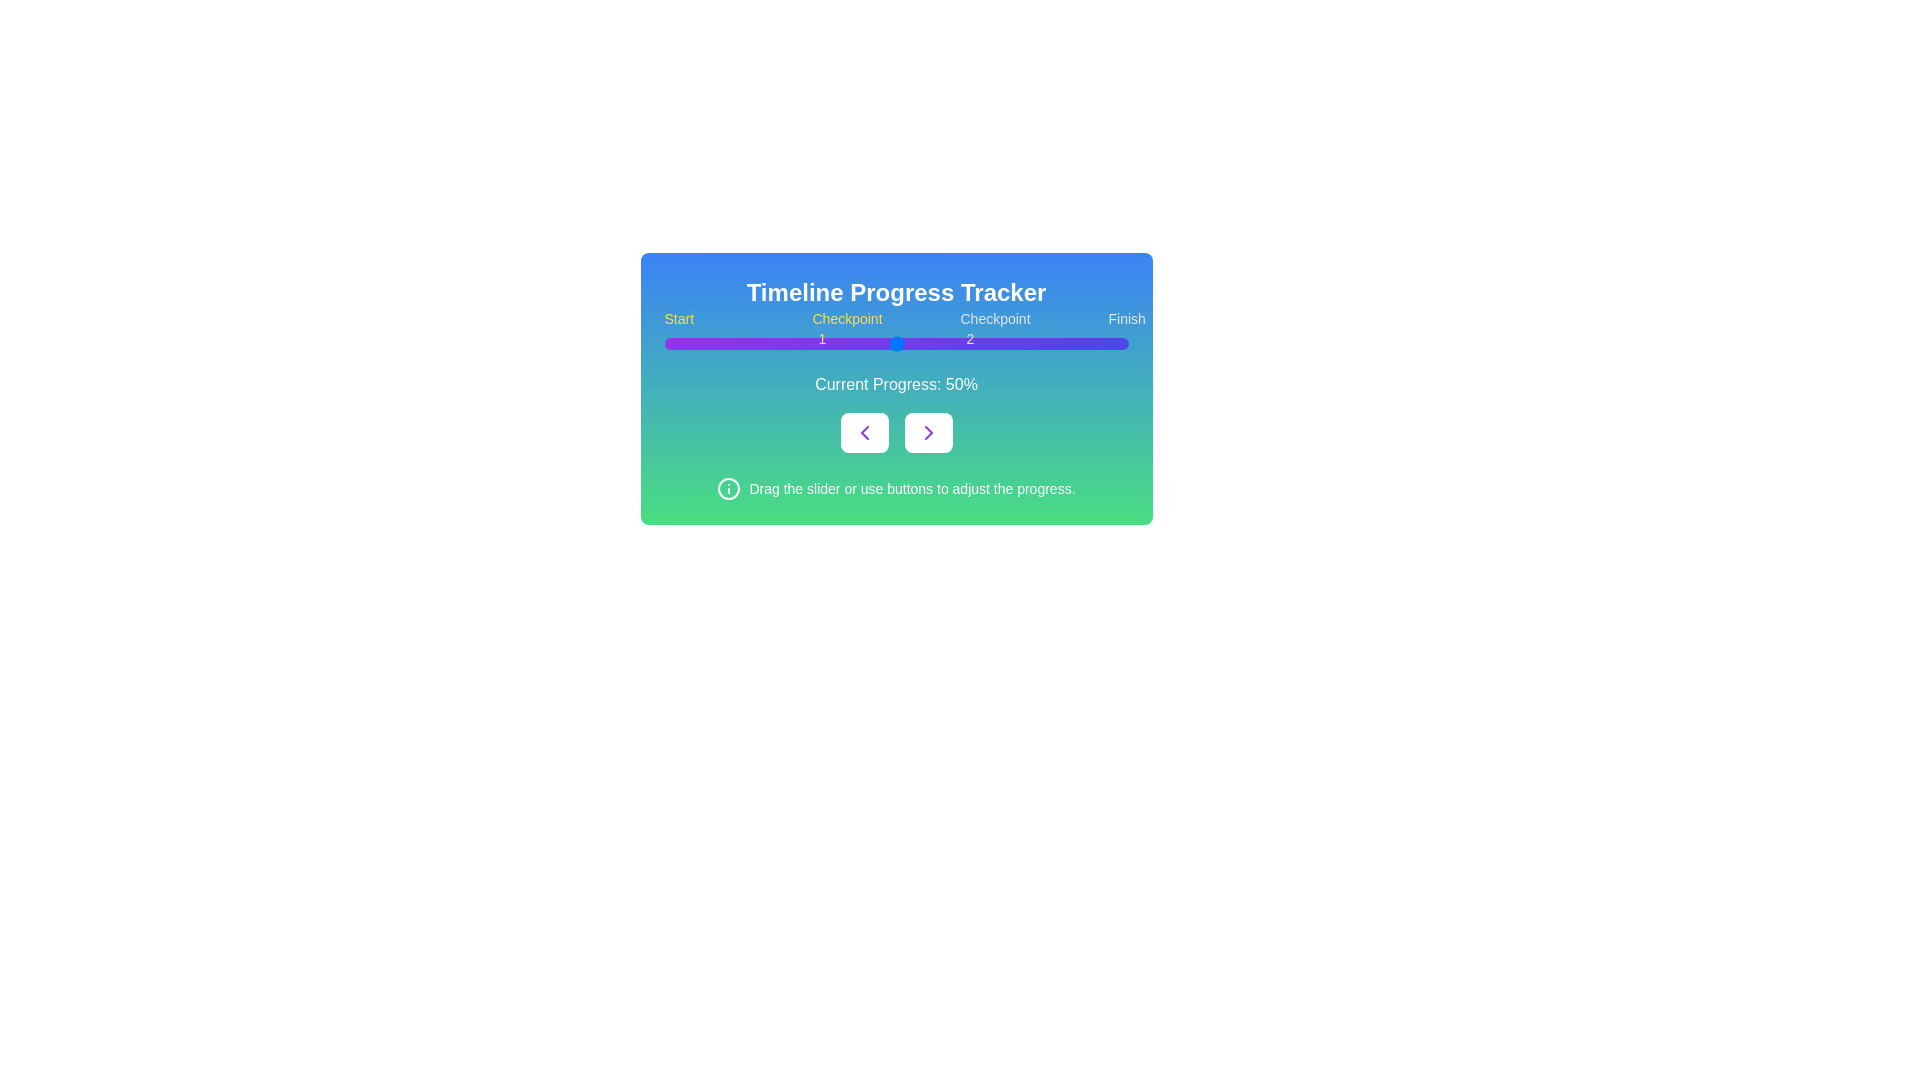  What do you see at coordinates (895, 293) in the screenshot?
I see `the heading element with the text 'Timeline Progress Tracker', which is displayed in a large bold font and is center-aligned at the top of a gradient background panel transitioning from blue to green` at bounding box center [895, 293].